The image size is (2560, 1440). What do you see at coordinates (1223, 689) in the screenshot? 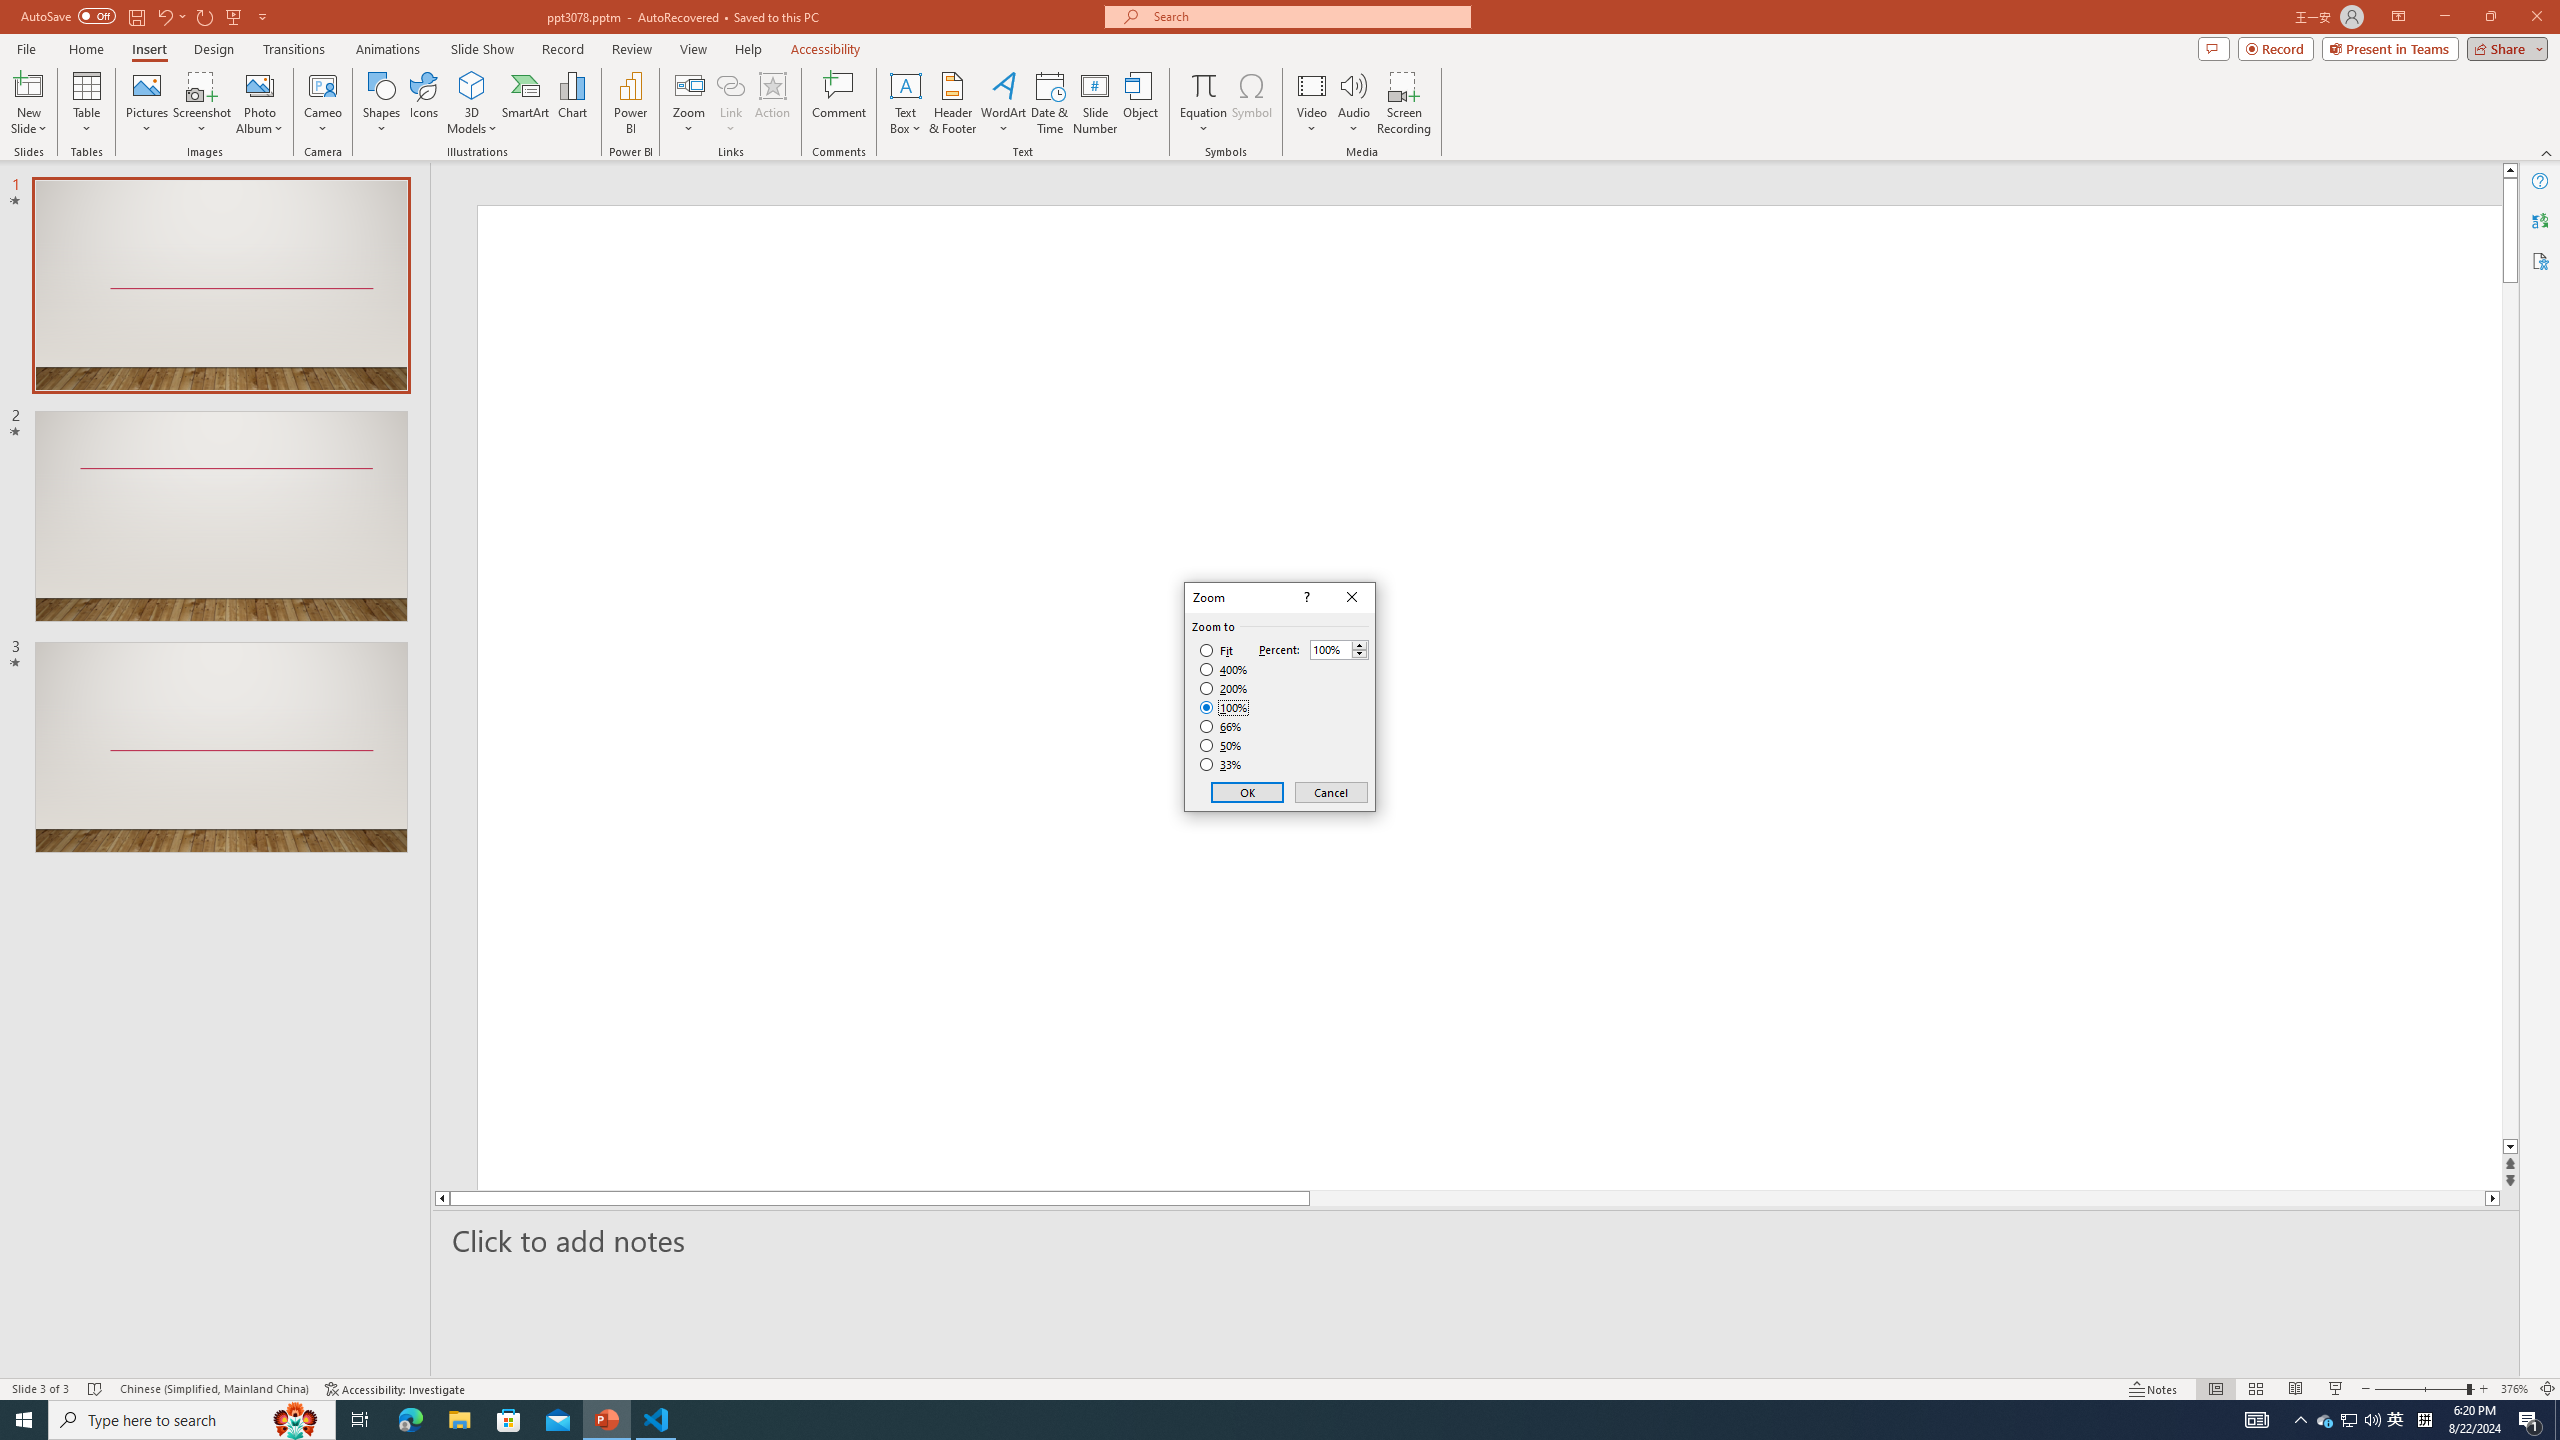
I see `'200%'` at bounding box center [1223, 689].